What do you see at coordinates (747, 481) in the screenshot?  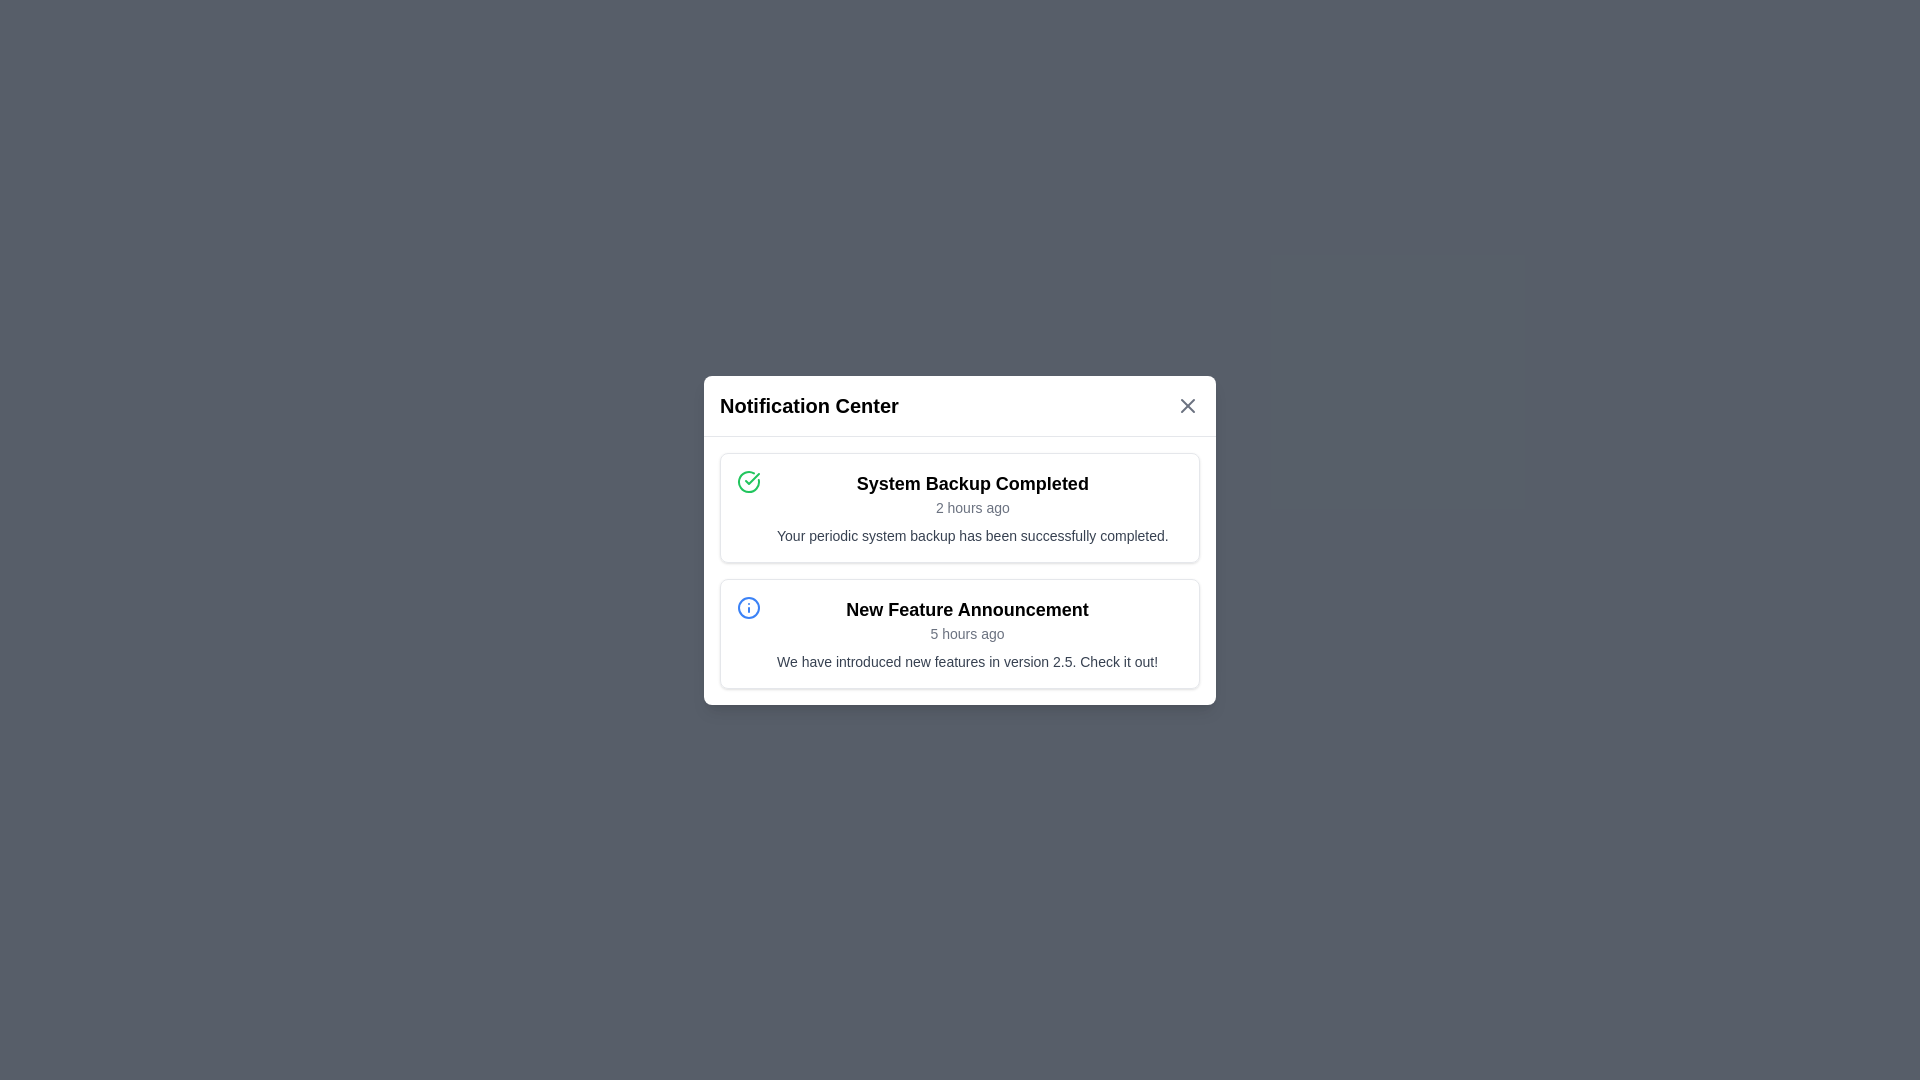 I see `the Success icon located at the leftmost position within the notification block titled 'System Backup Completed', visually indicating the completion of the system backup process` at bounding box center [747, 481].